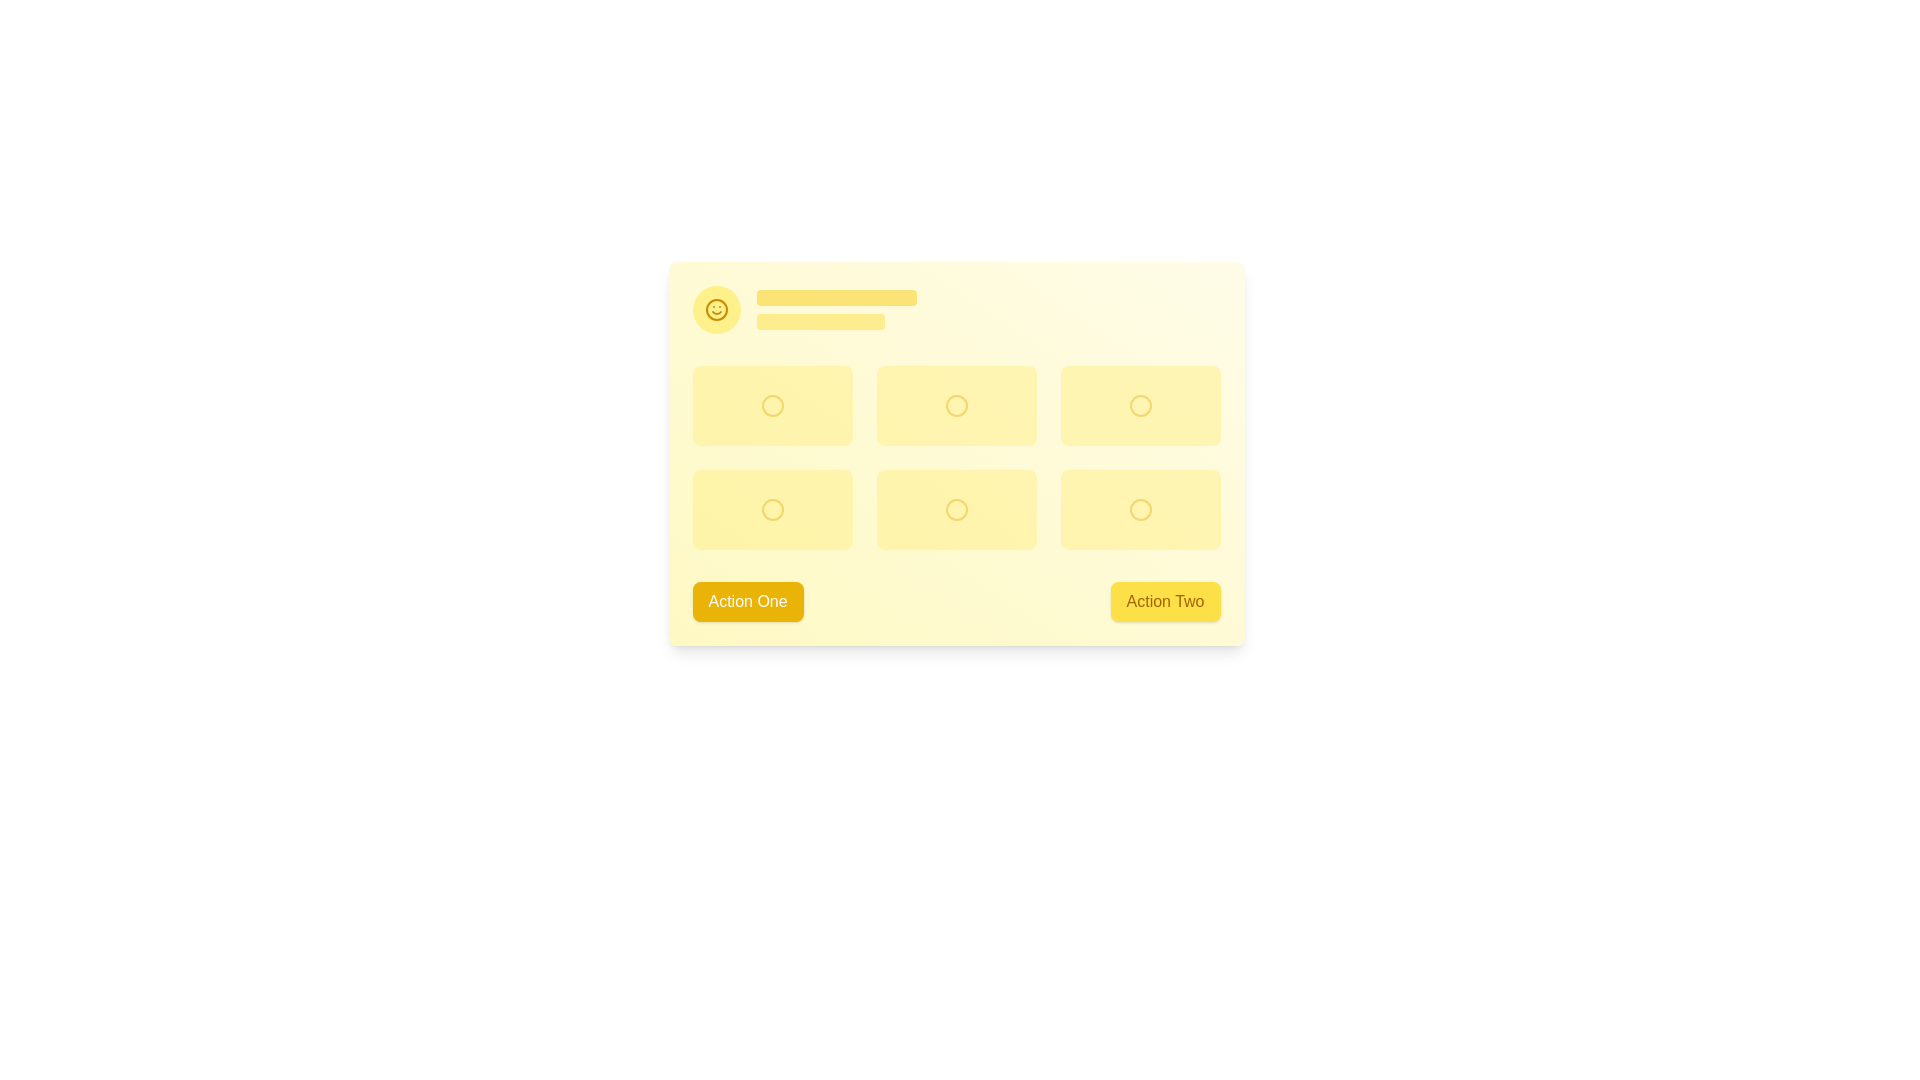  Describe the element at coordinates (1140, 405) in the screenshot. I see `the yellow circular icon element, which is styled with a line stroke and positioned in the second row and third column of the grid layout` at that location.